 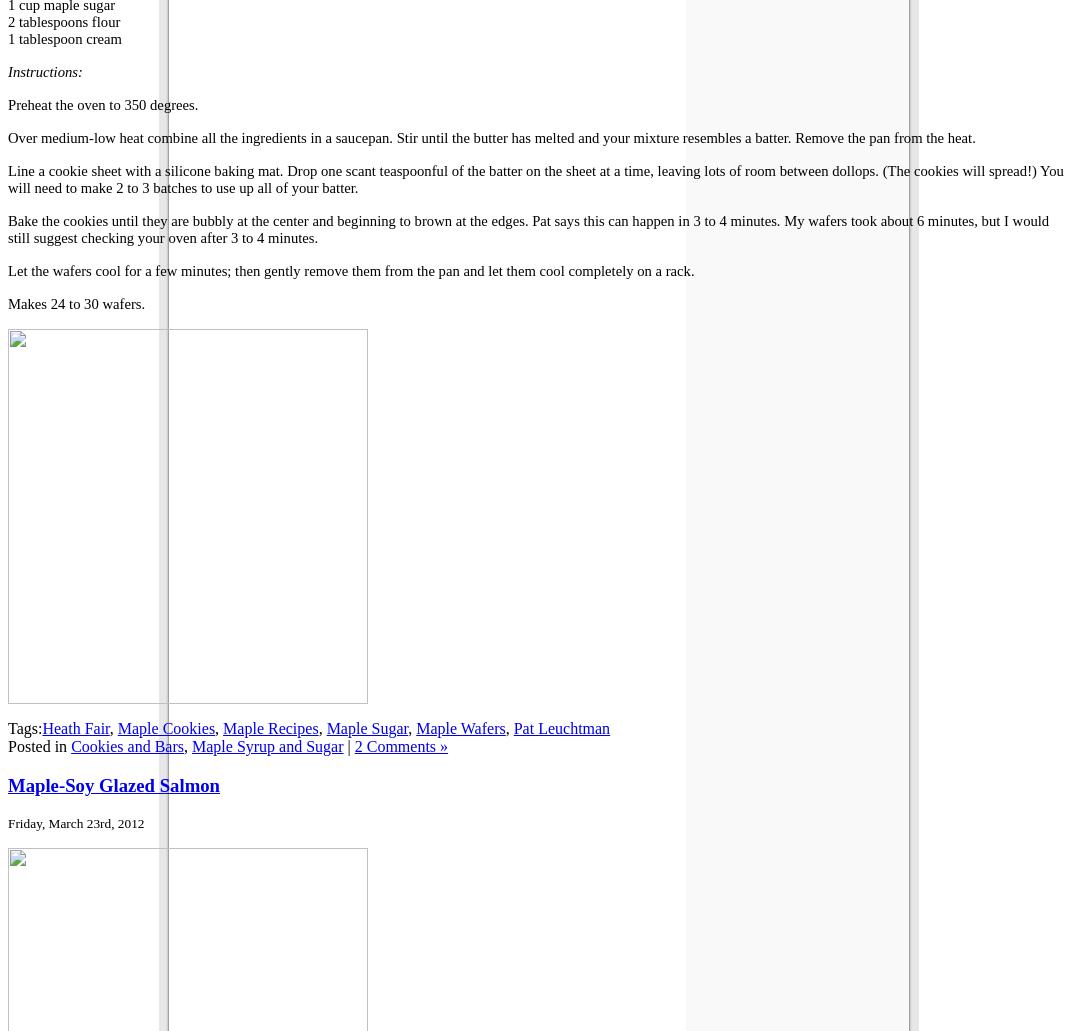 I want to click on 'Maple Sugar', so click(x=366, y=727).